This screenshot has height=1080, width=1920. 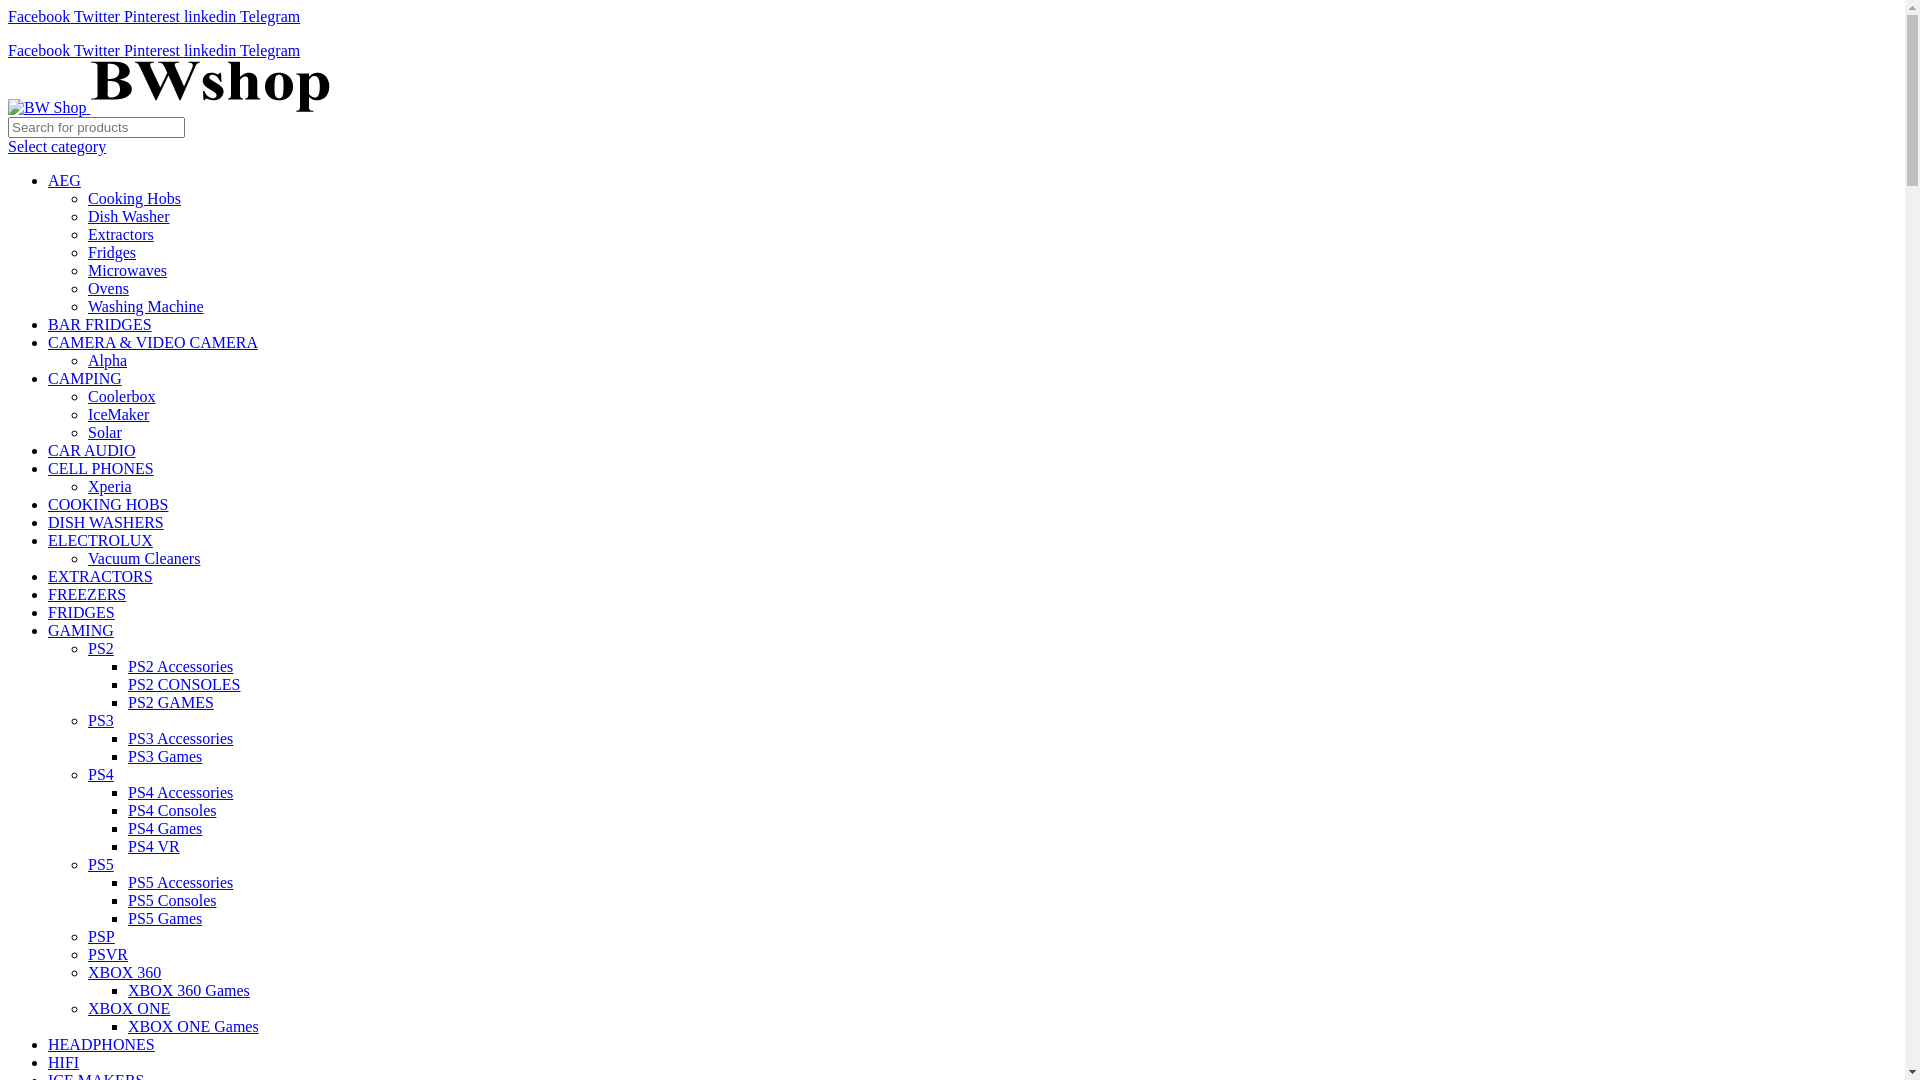 I want to click on 'Vacuum Cleaners', so click(x=143, y=558).